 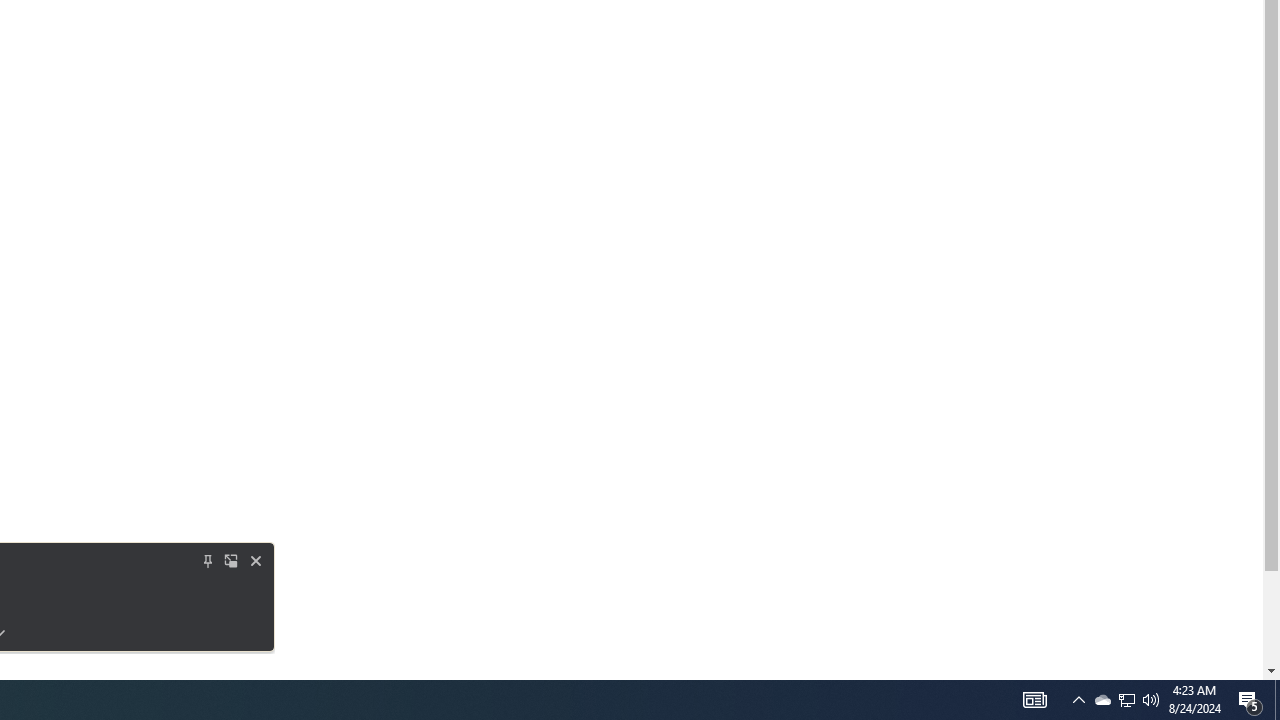 What do you see at coordinates (1078, 698) in the screenshot?
I see `'Notification Chevron'` at bounding box center [1078, 698].